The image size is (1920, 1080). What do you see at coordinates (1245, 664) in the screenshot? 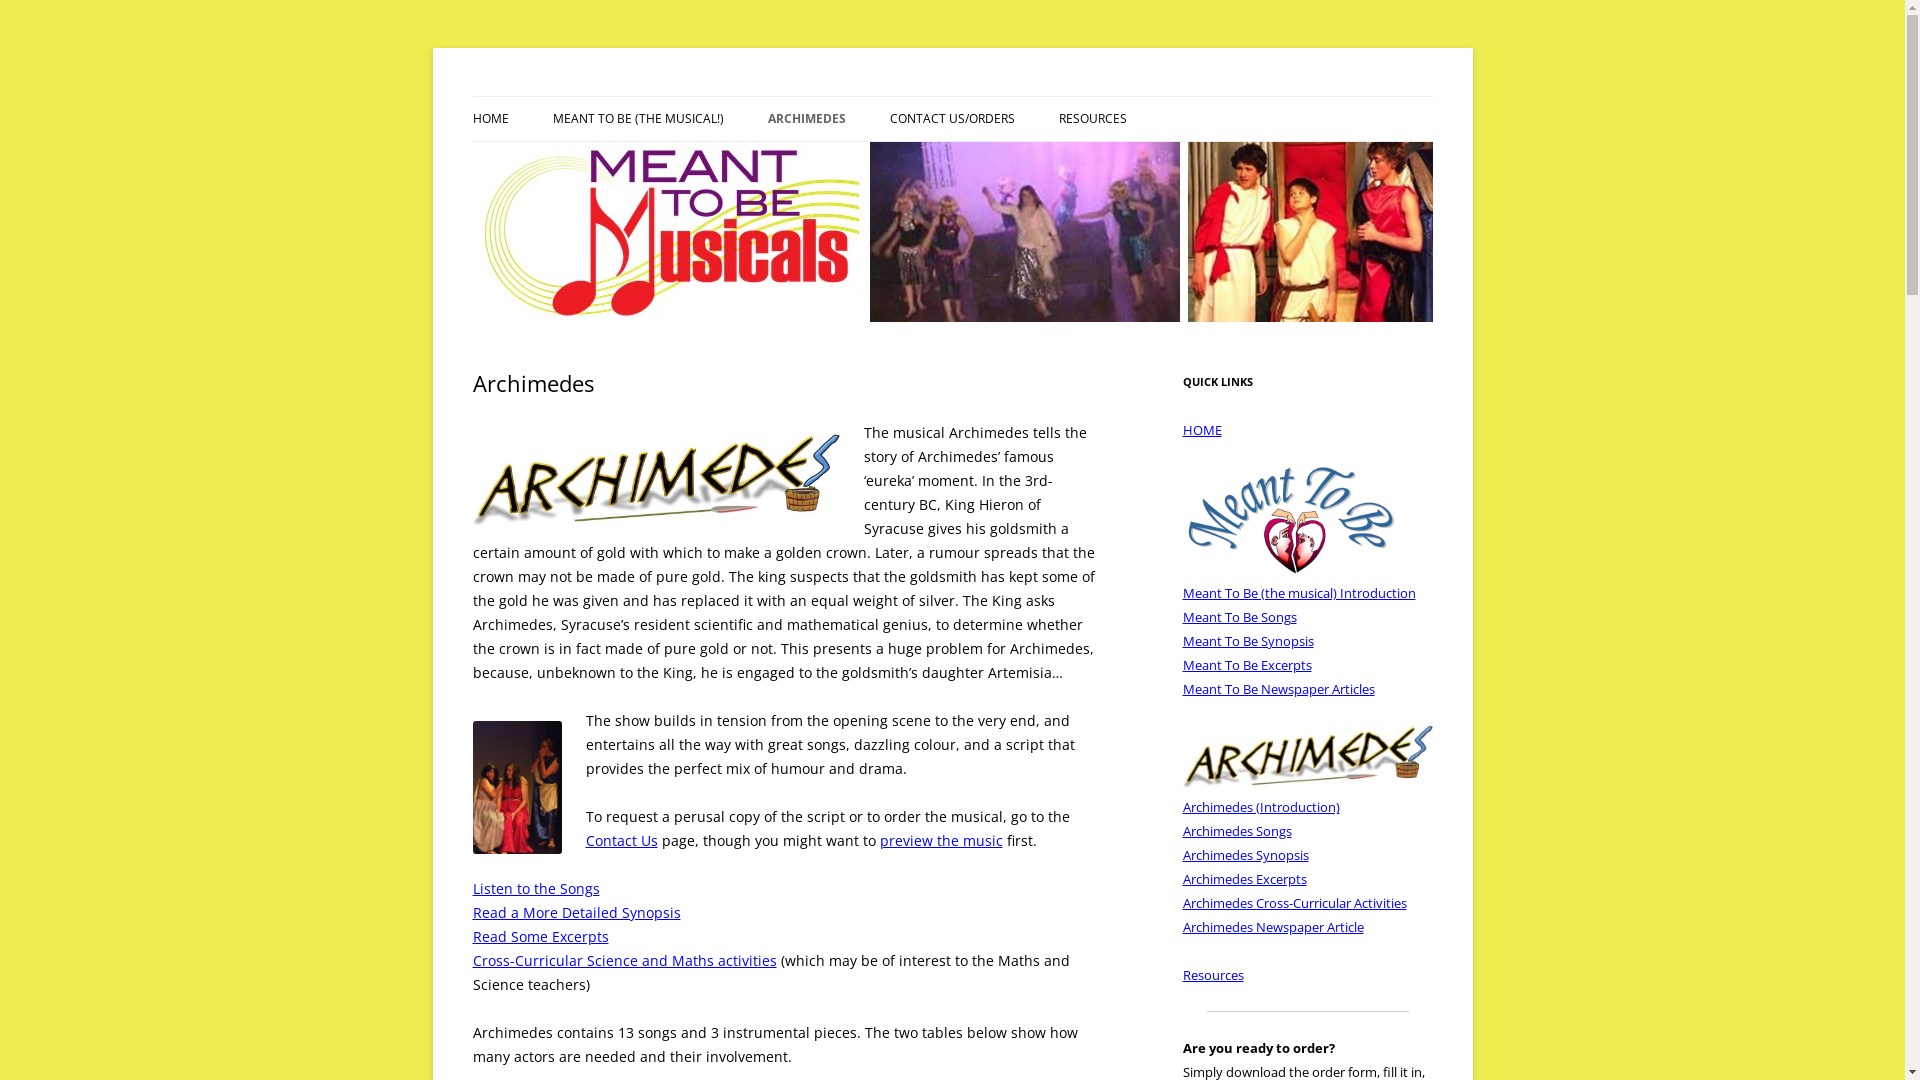
I see `'Meant To Be Excerpts'` at bounding box center [1245, 664].